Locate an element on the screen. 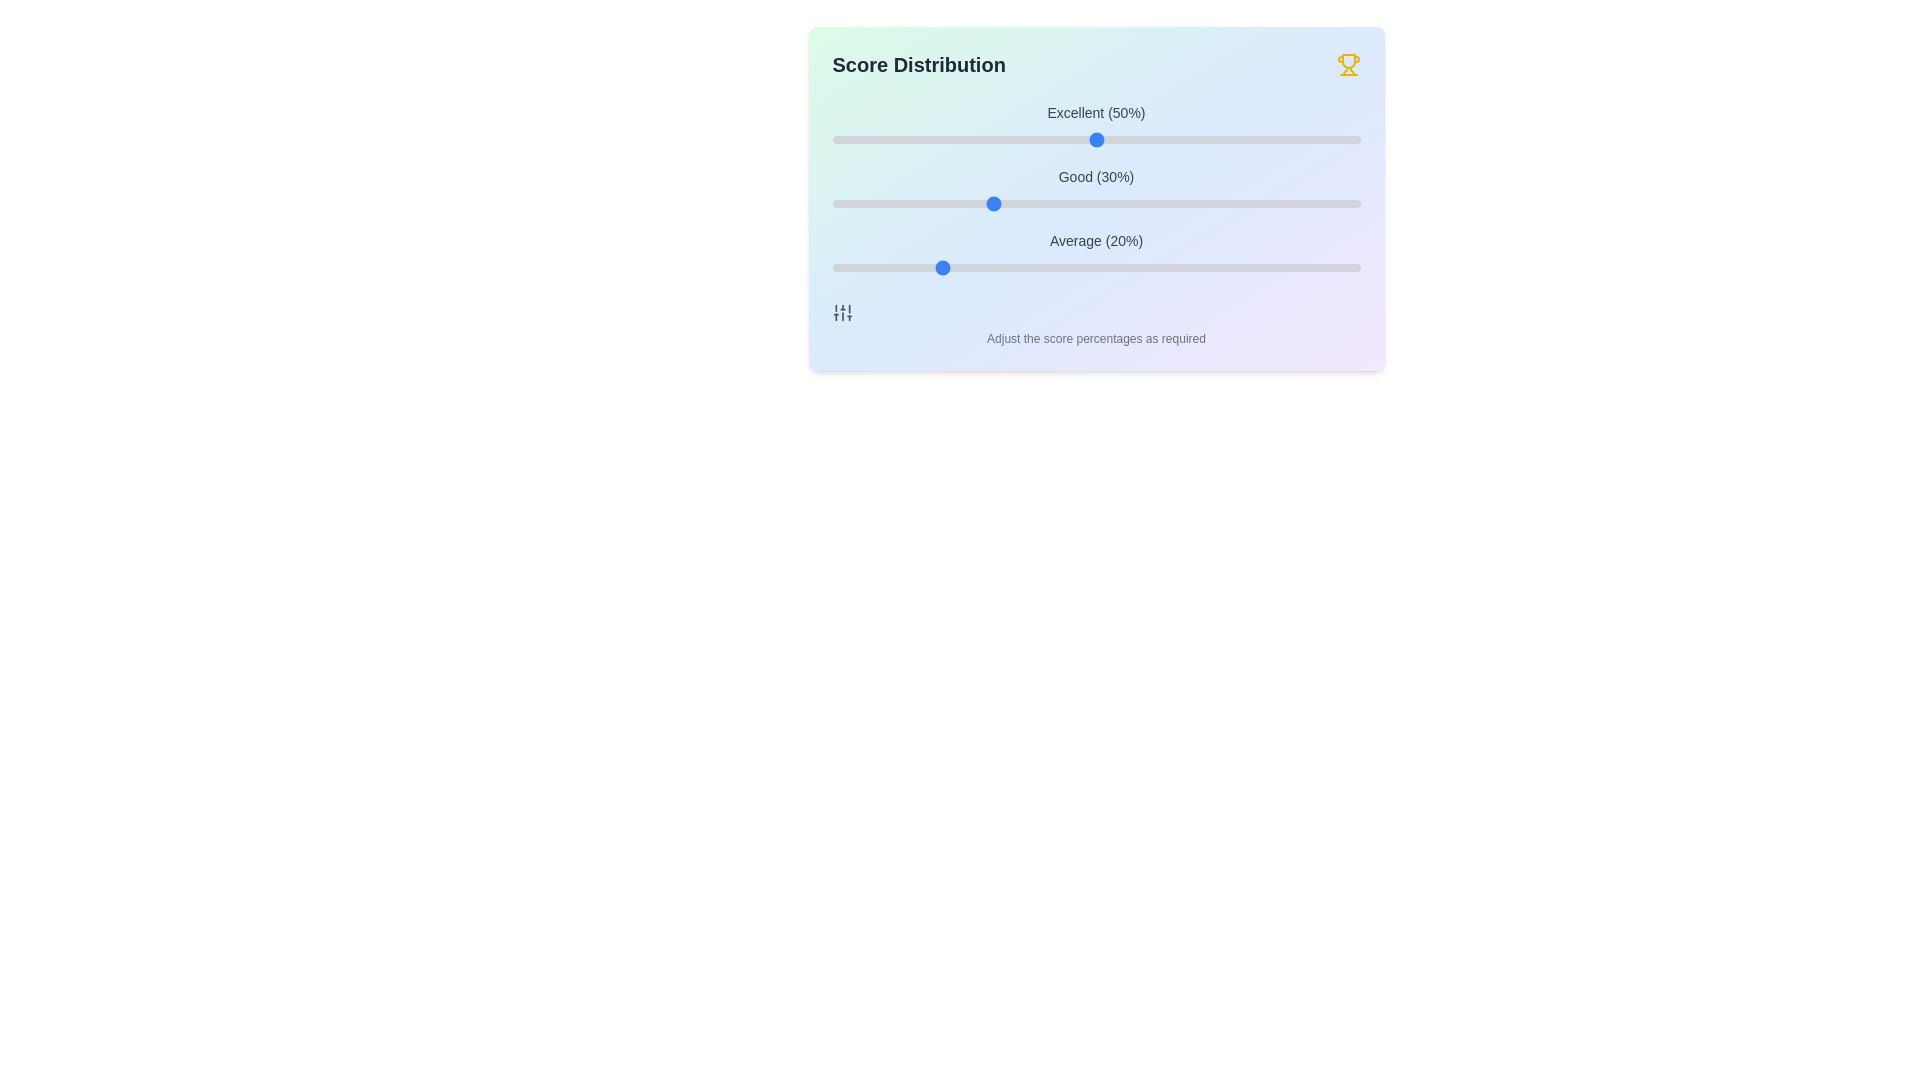  the slider for the 'Good' category to 20% is located at coordinates (937, 204).